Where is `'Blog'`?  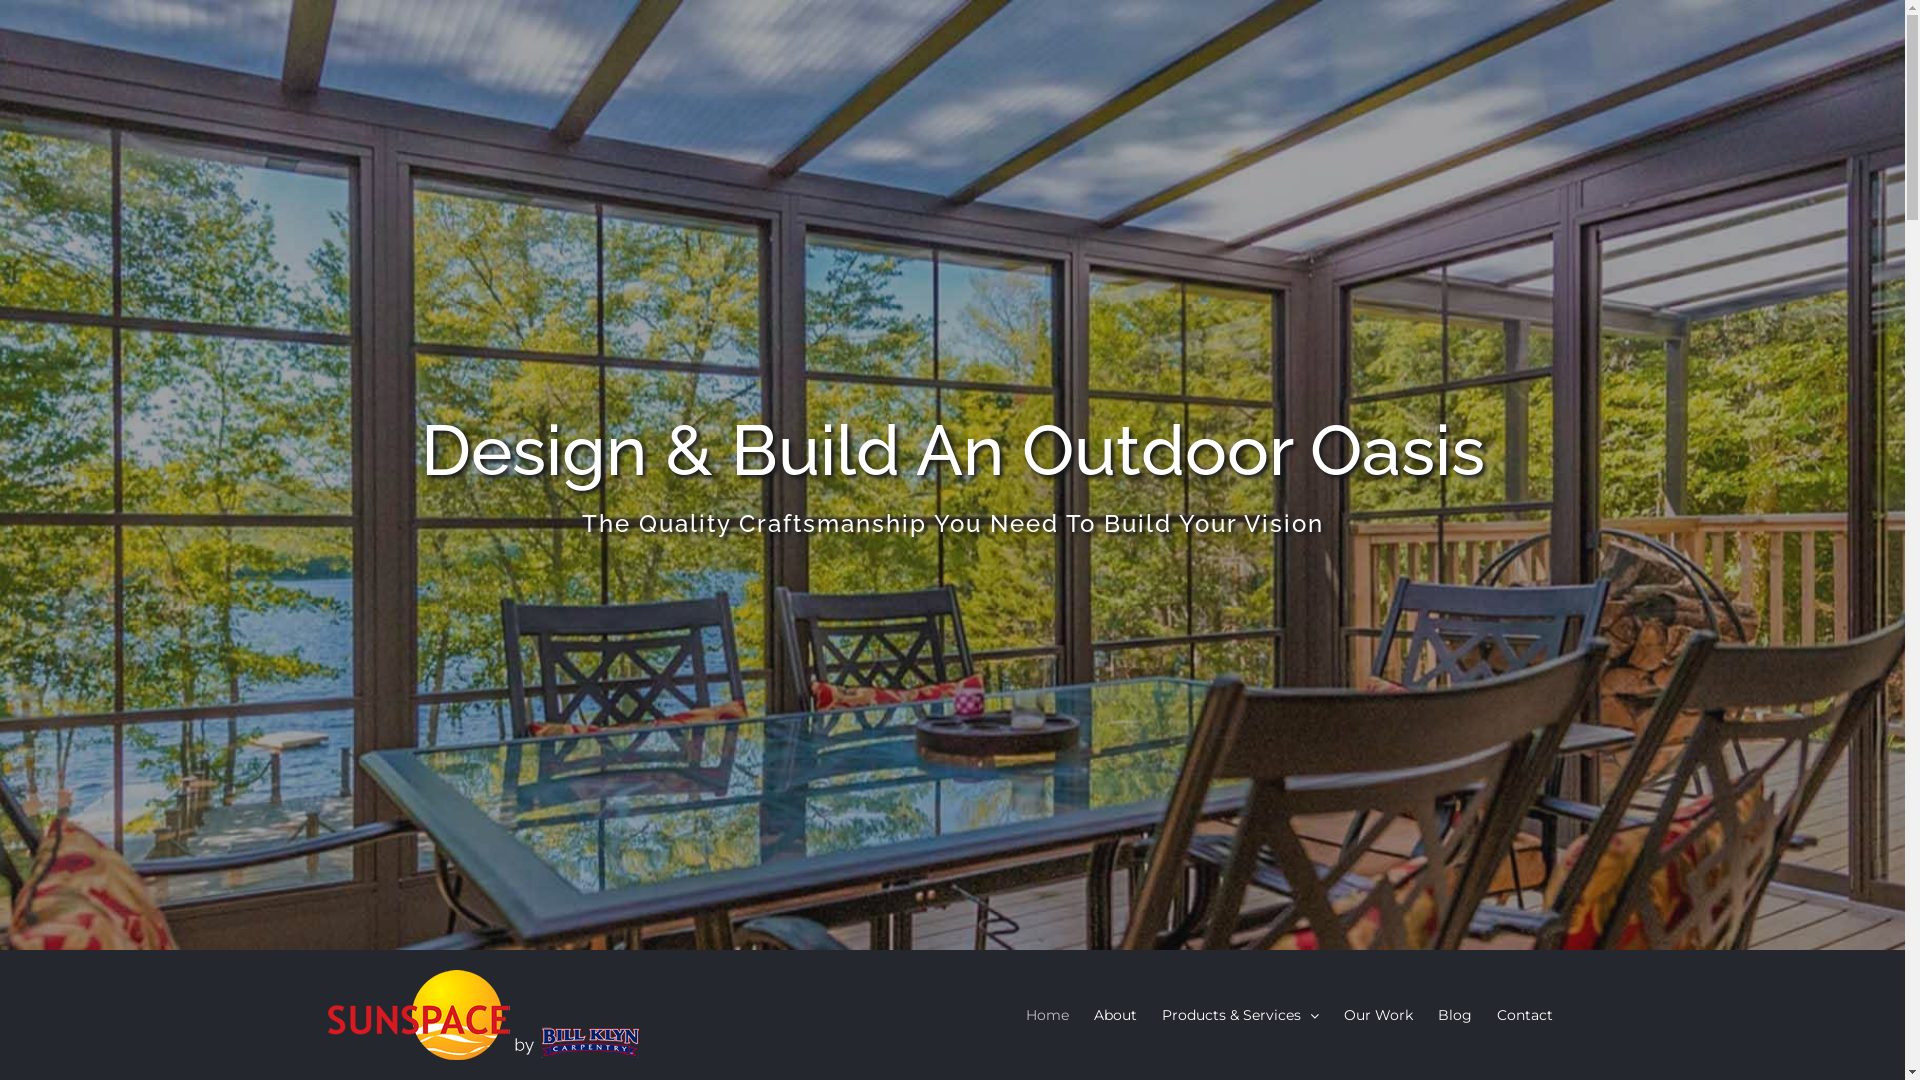
'Blog' is located at coordinates (1454, 1014).